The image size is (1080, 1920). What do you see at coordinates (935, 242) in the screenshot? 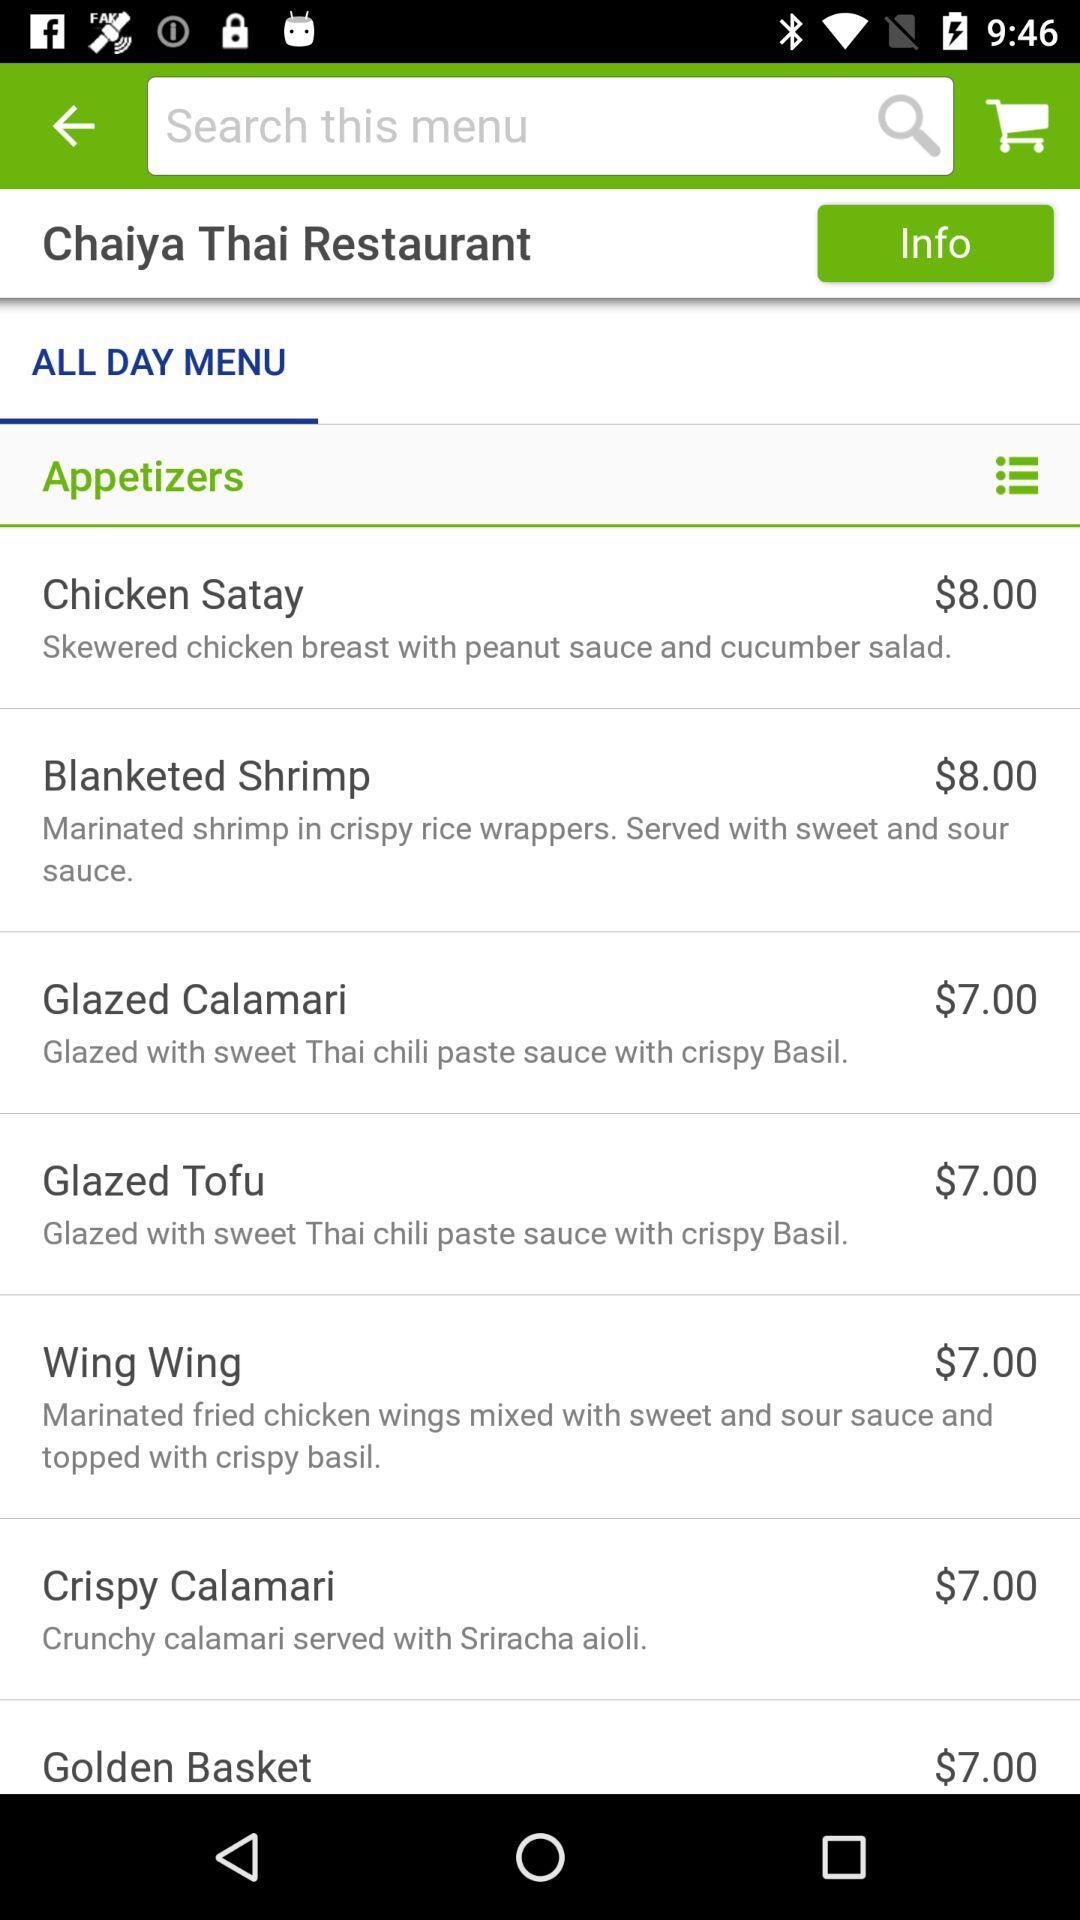
I see `icon next to chaiya thai restaurant icon` at bounding box center [935, 242].